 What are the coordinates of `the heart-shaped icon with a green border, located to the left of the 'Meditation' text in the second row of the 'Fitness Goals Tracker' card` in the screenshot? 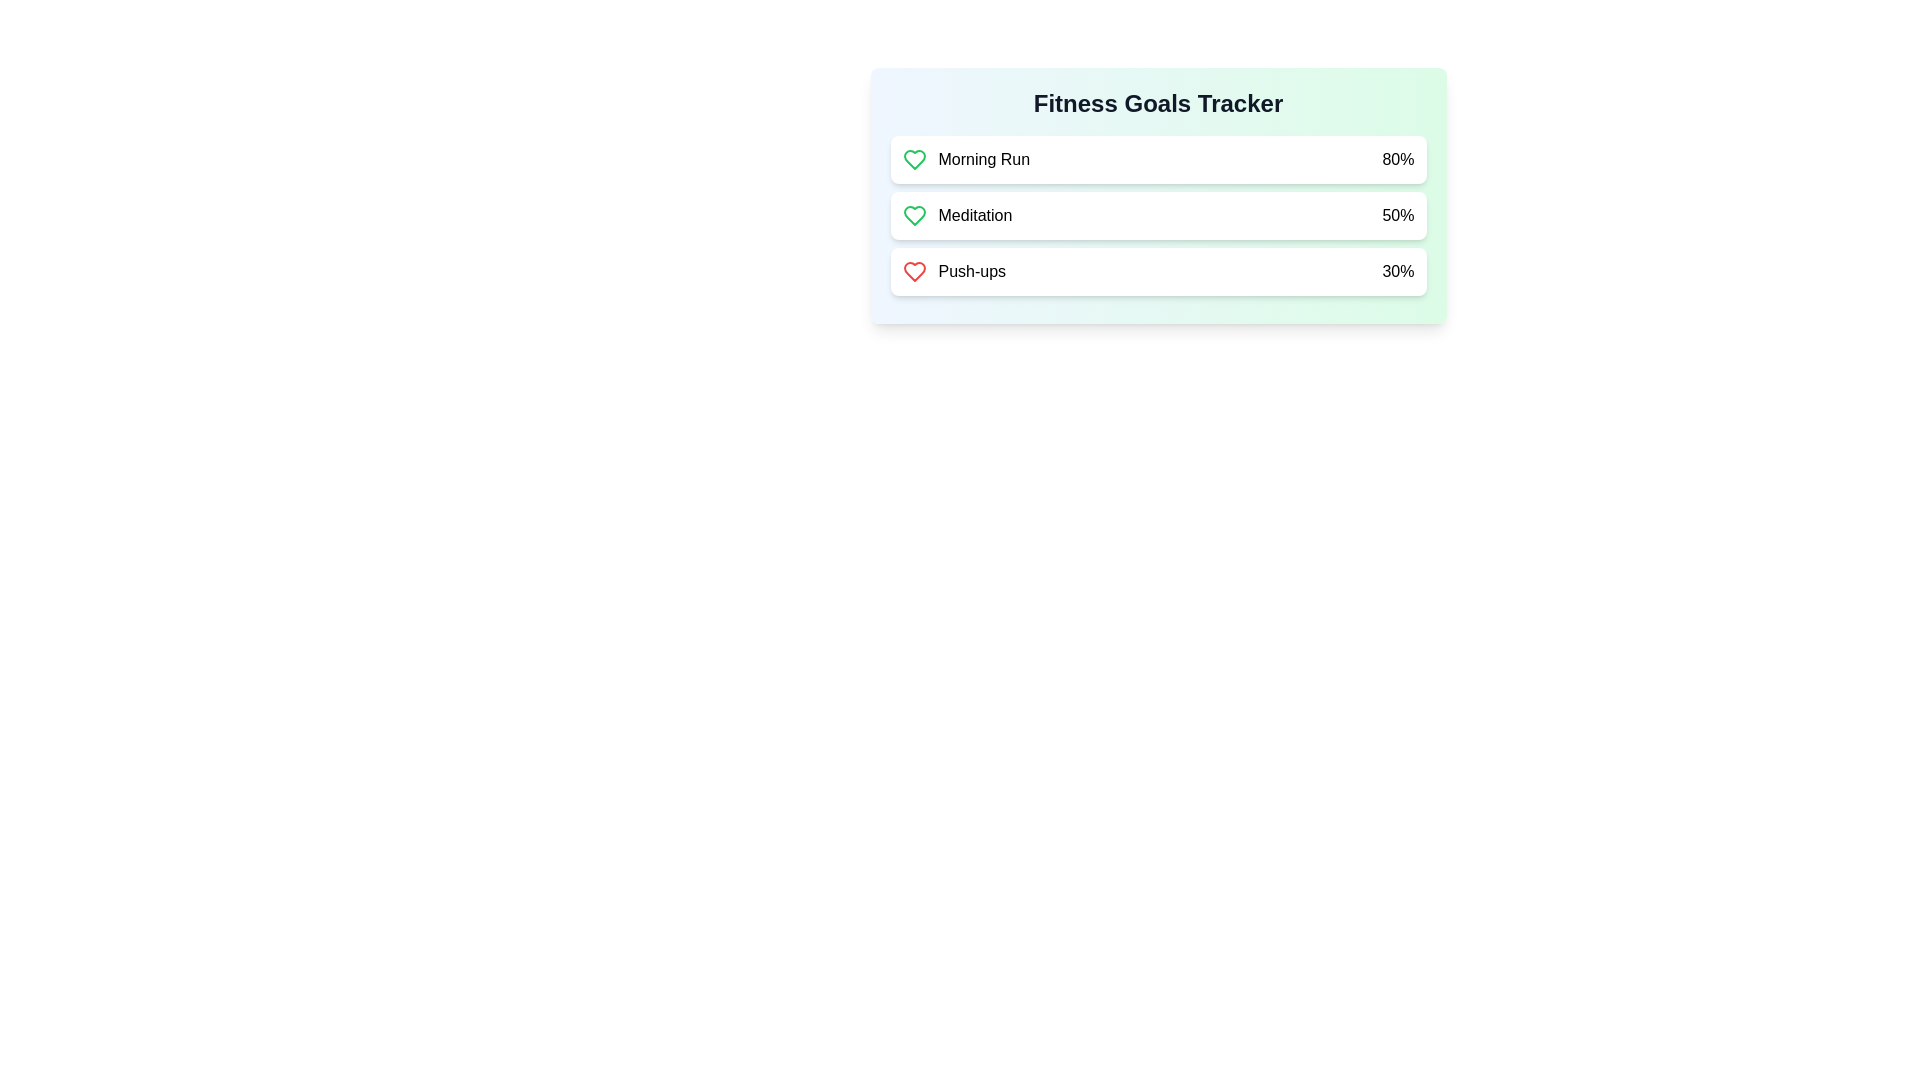 It's located at (913, 216).